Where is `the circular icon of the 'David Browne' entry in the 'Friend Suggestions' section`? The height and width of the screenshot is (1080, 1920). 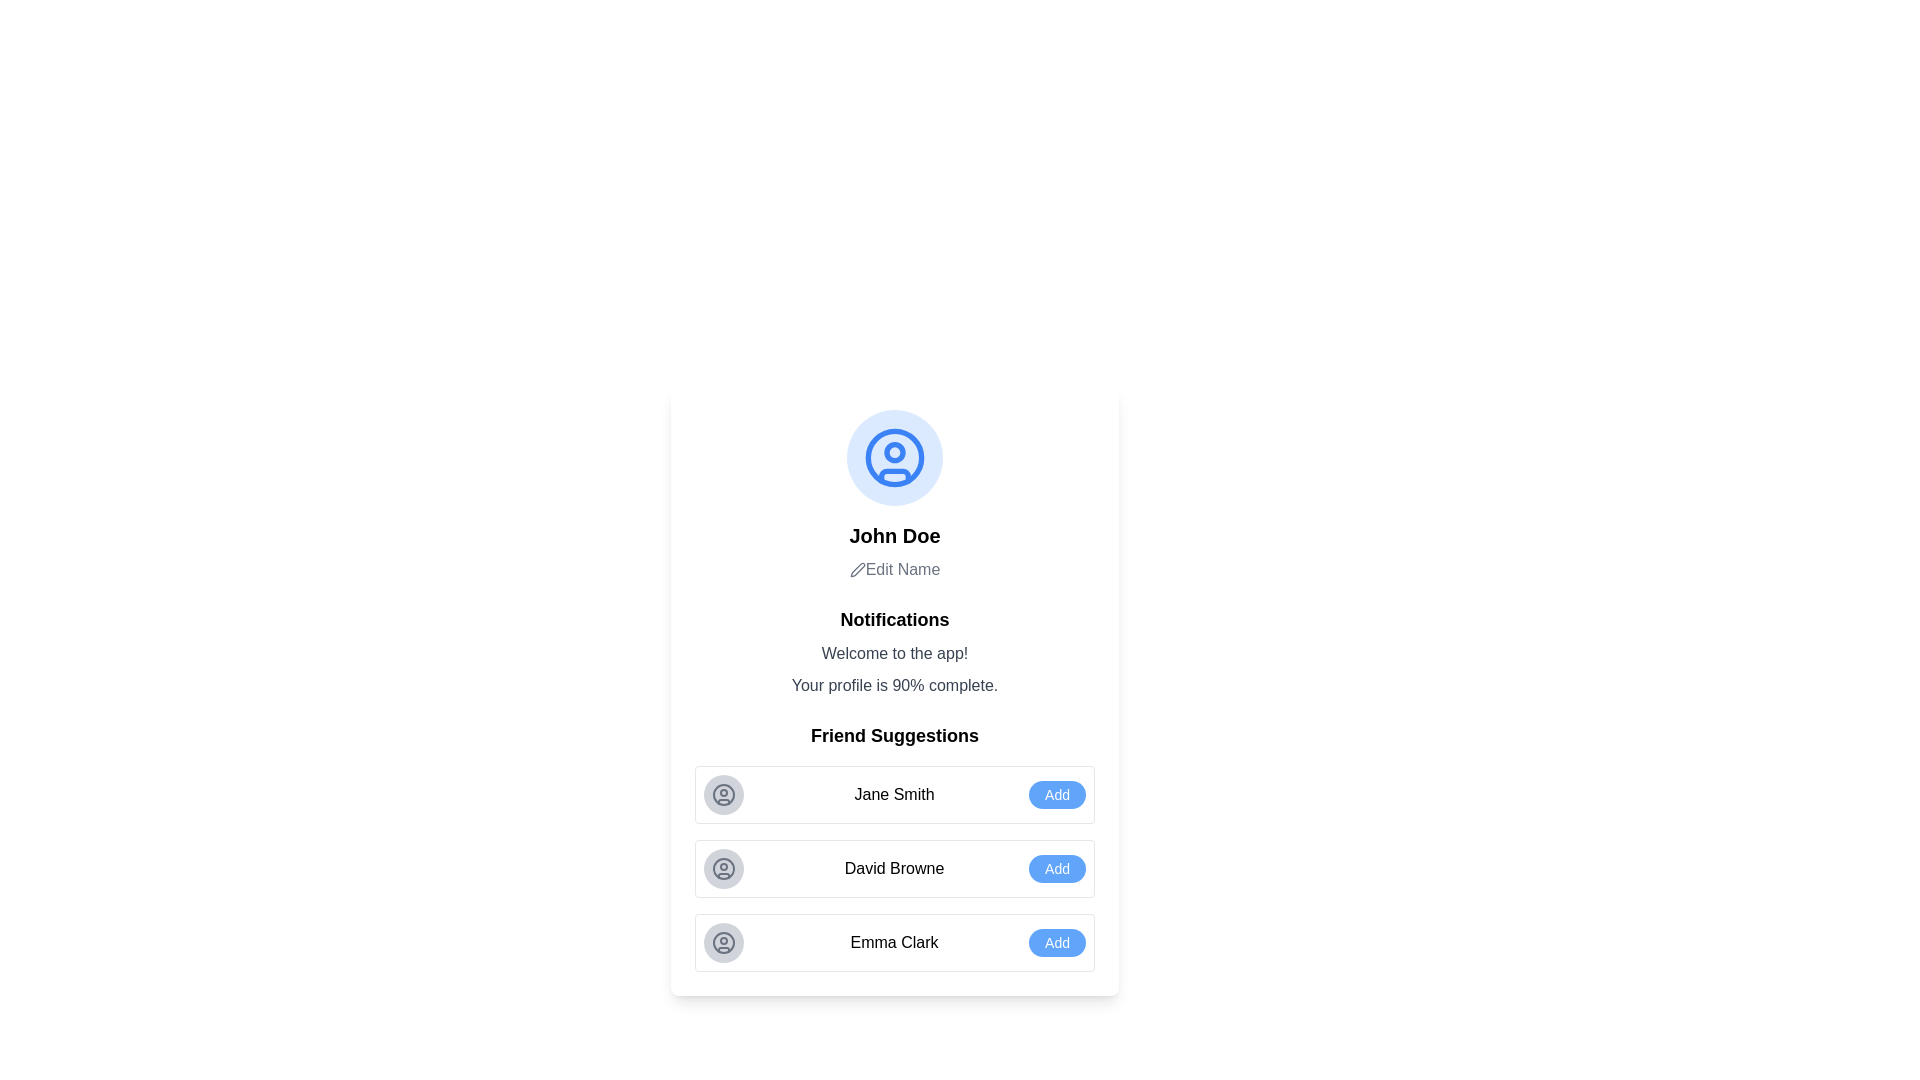
the circular icon of the 'David Browne' entry in the 'Friend Suggestions' section is located at coordinates (893, 867).